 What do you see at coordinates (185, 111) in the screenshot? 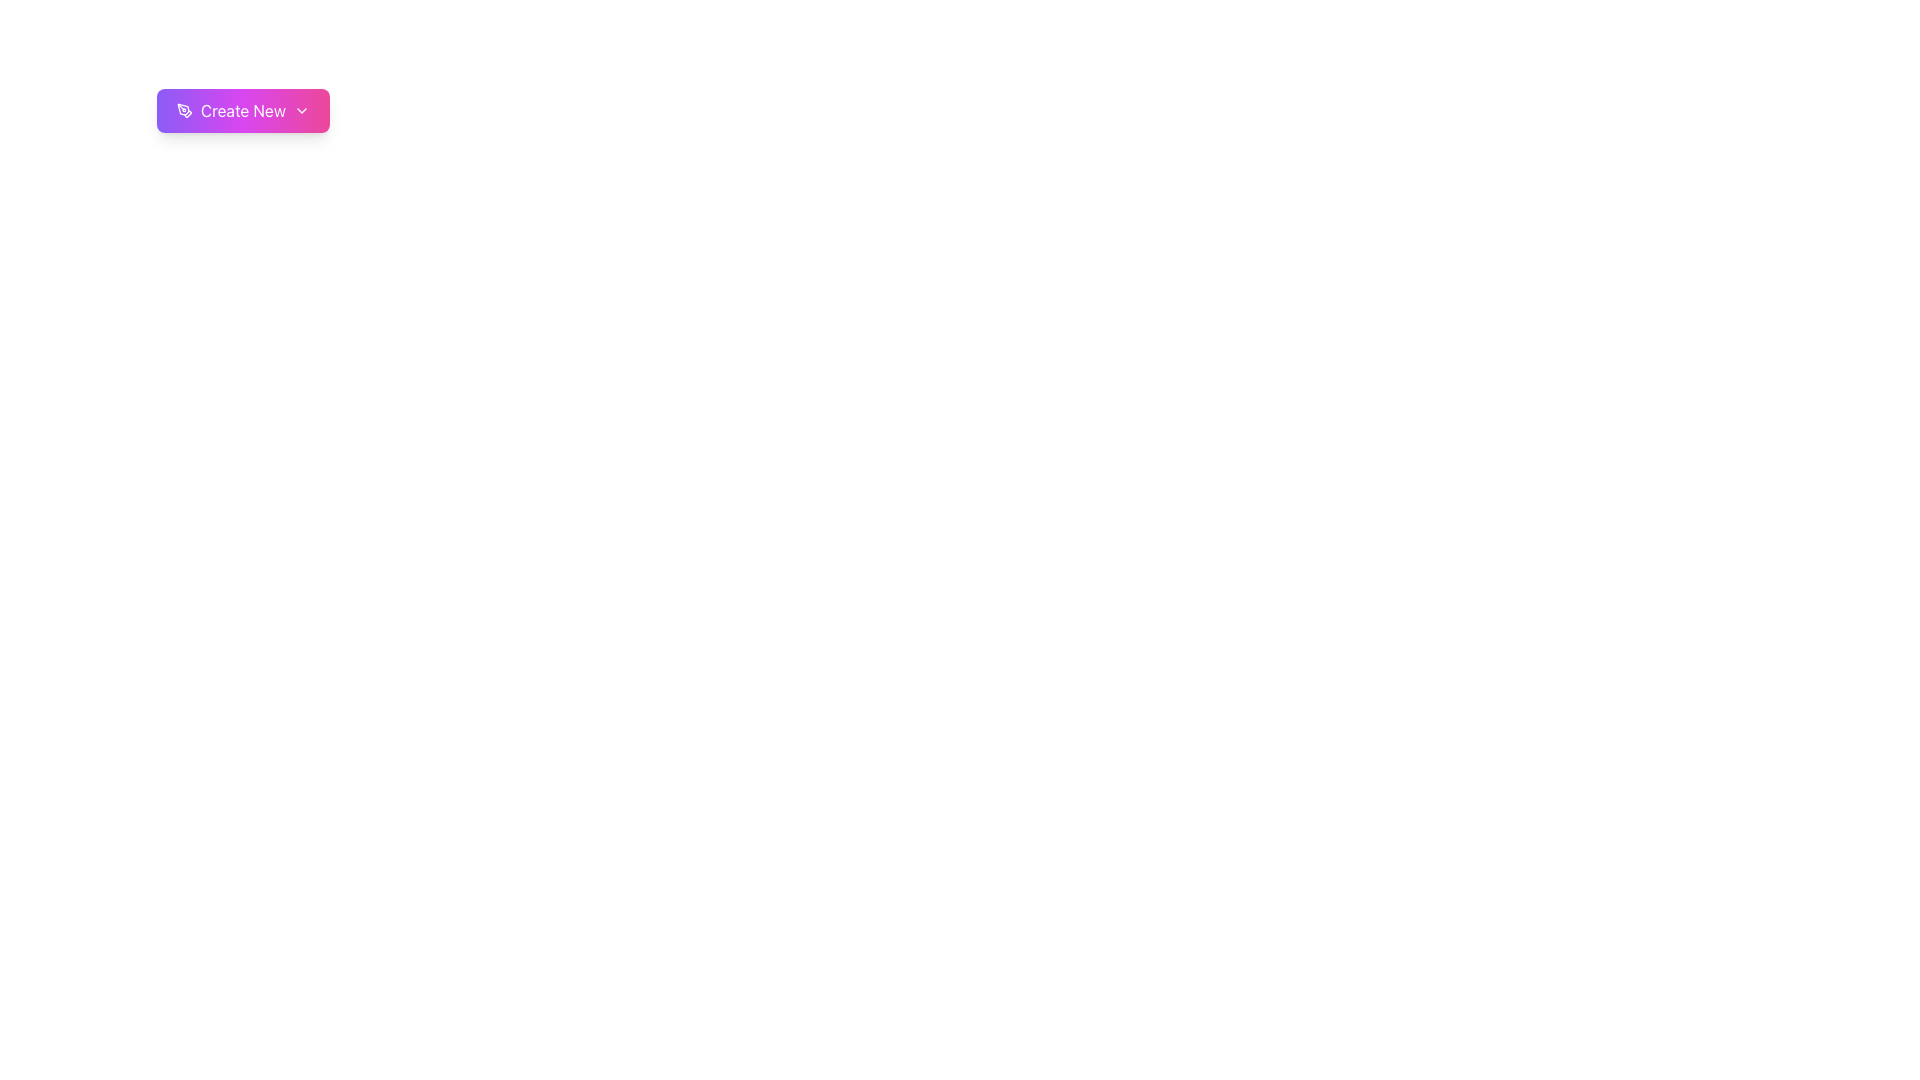
I see `the icon representing the 'Create New' action, located to the left of the text 'Create New' within a button group` at bounding box center [185, 111].